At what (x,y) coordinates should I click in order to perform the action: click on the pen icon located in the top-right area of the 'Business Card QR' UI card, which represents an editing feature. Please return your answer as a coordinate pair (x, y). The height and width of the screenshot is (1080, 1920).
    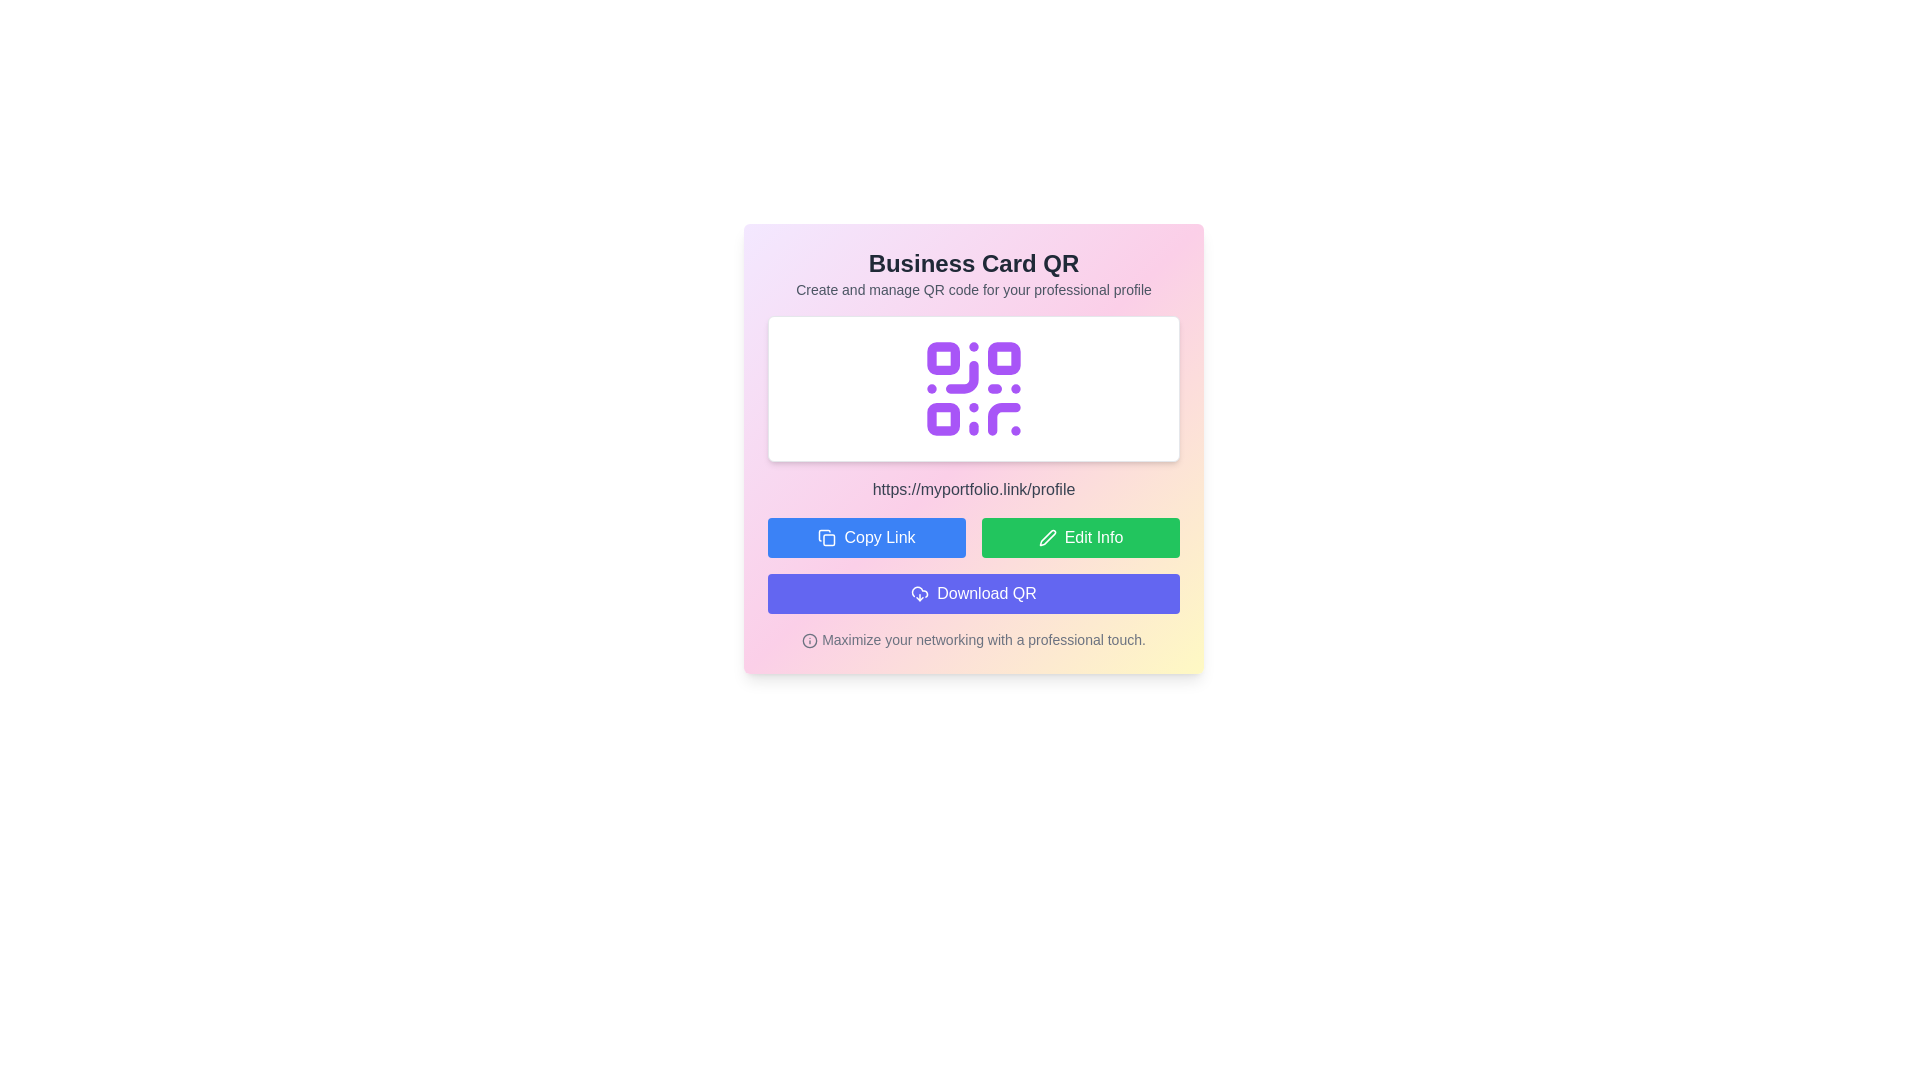
    Looking at the image, I should click on (1046, 536).